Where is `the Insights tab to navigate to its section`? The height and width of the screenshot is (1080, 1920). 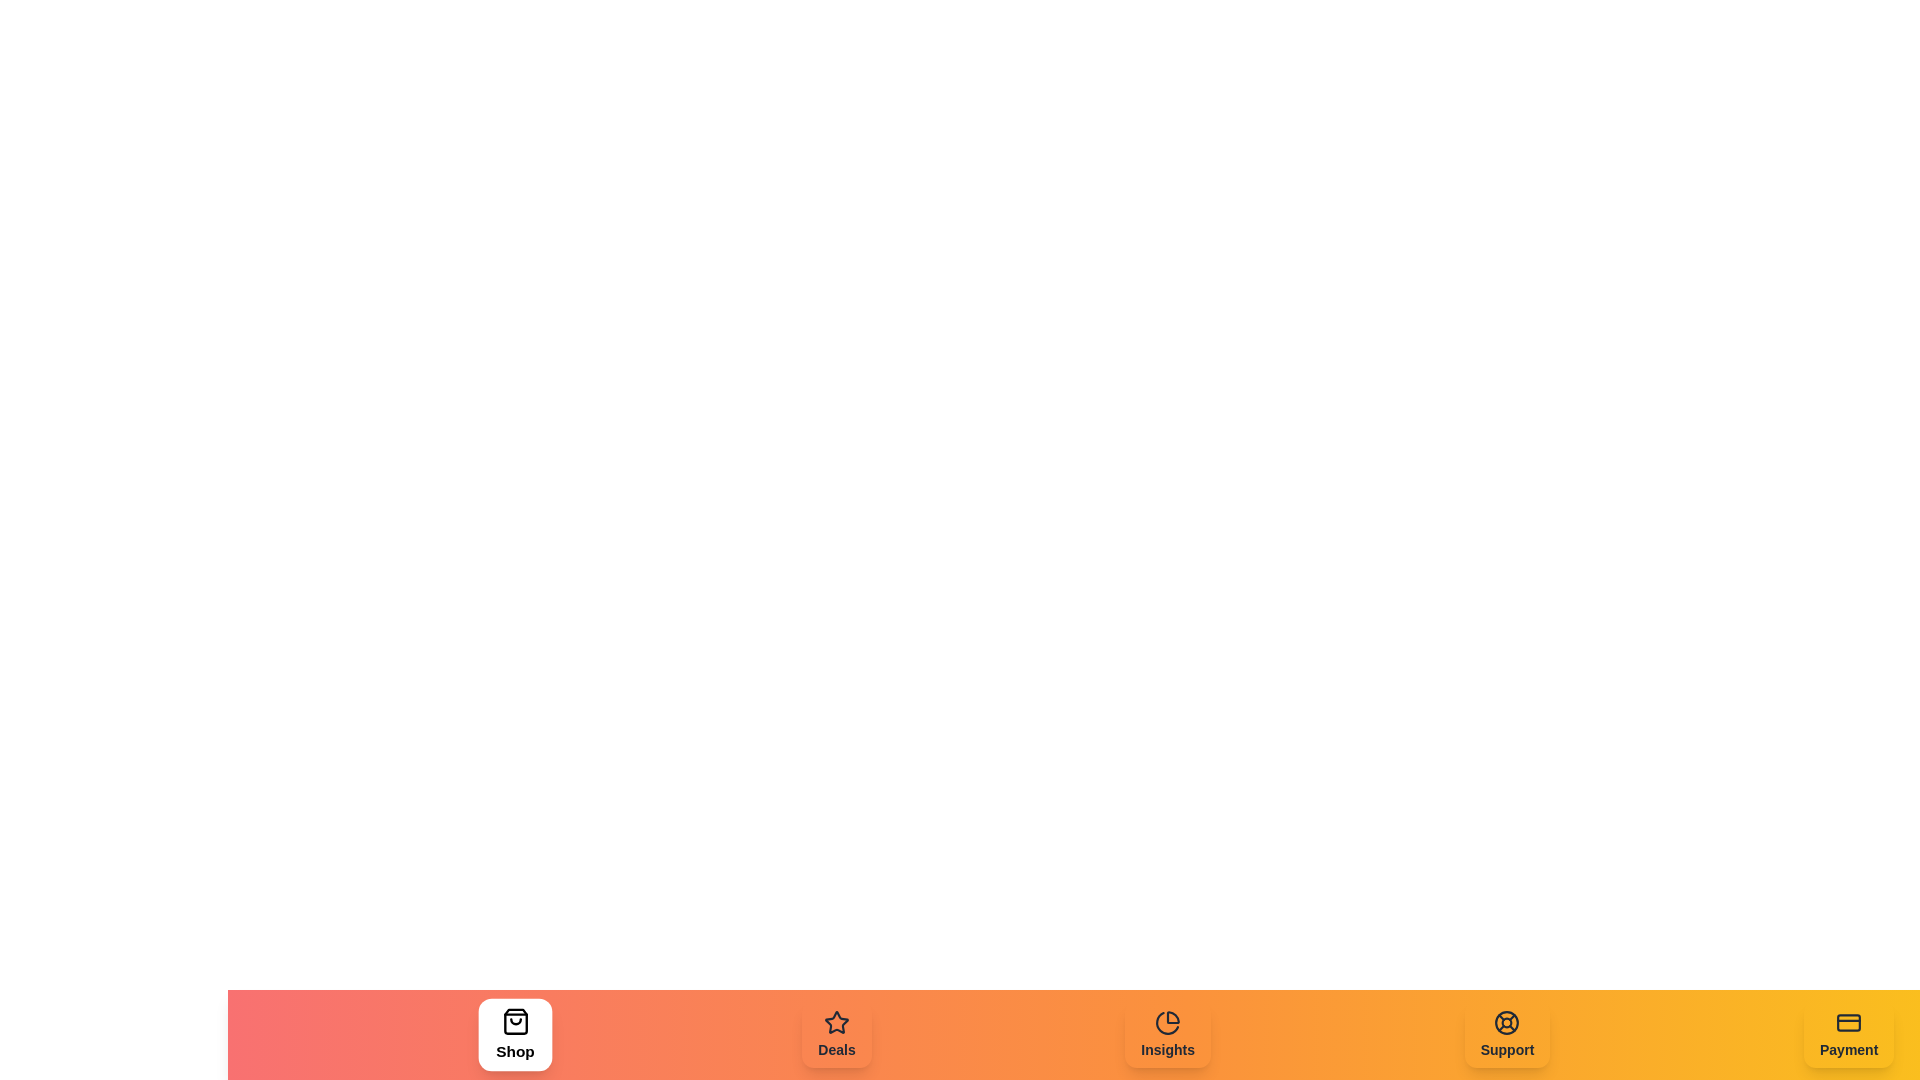
the Insights tab to navigate to its section is located at coordinates (1167, 1034).